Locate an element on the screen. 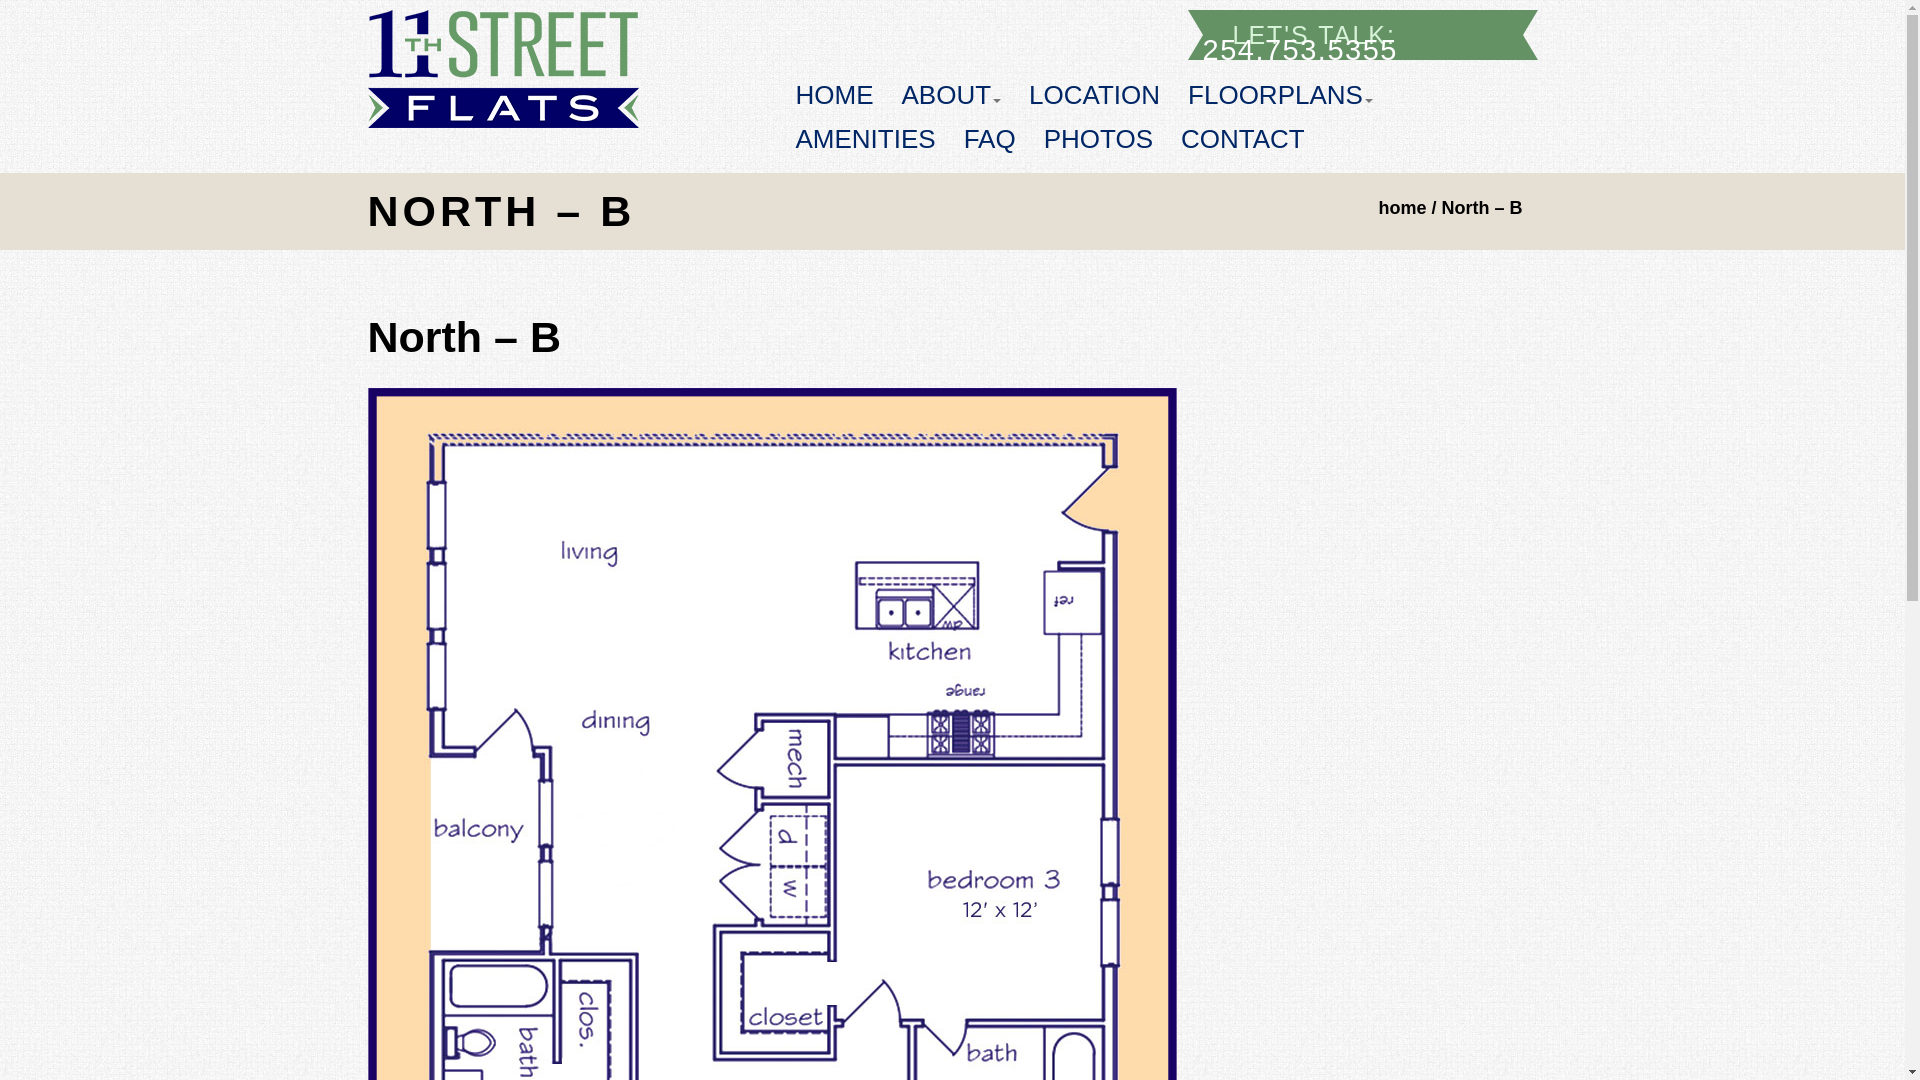 This screenshot has height=1080, width=1920. 'LOCATION' is located at coordinates (1093, 95).